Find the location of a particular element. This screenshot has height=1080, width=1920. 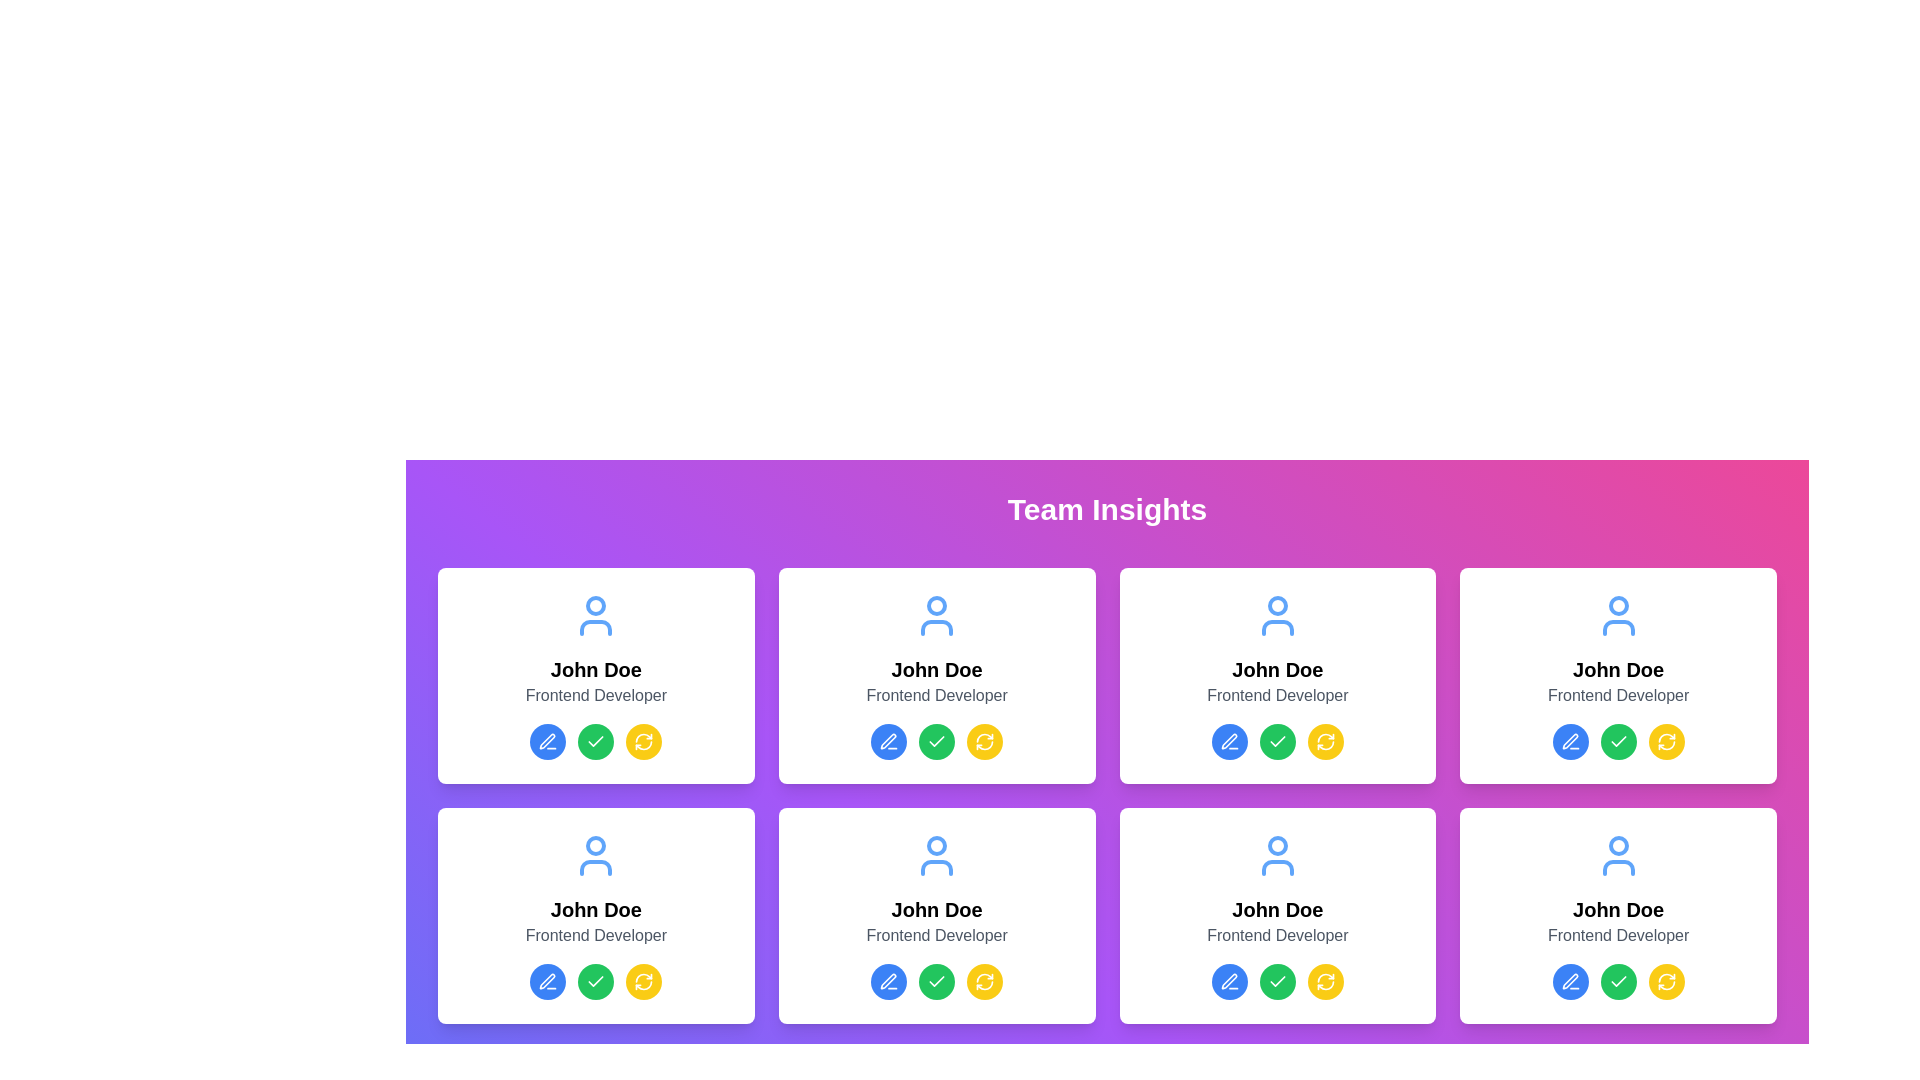

the green checkmark icon within the circular button located below the 'John Doe' profile card to confirm an action is located at coordinates (595, 980).